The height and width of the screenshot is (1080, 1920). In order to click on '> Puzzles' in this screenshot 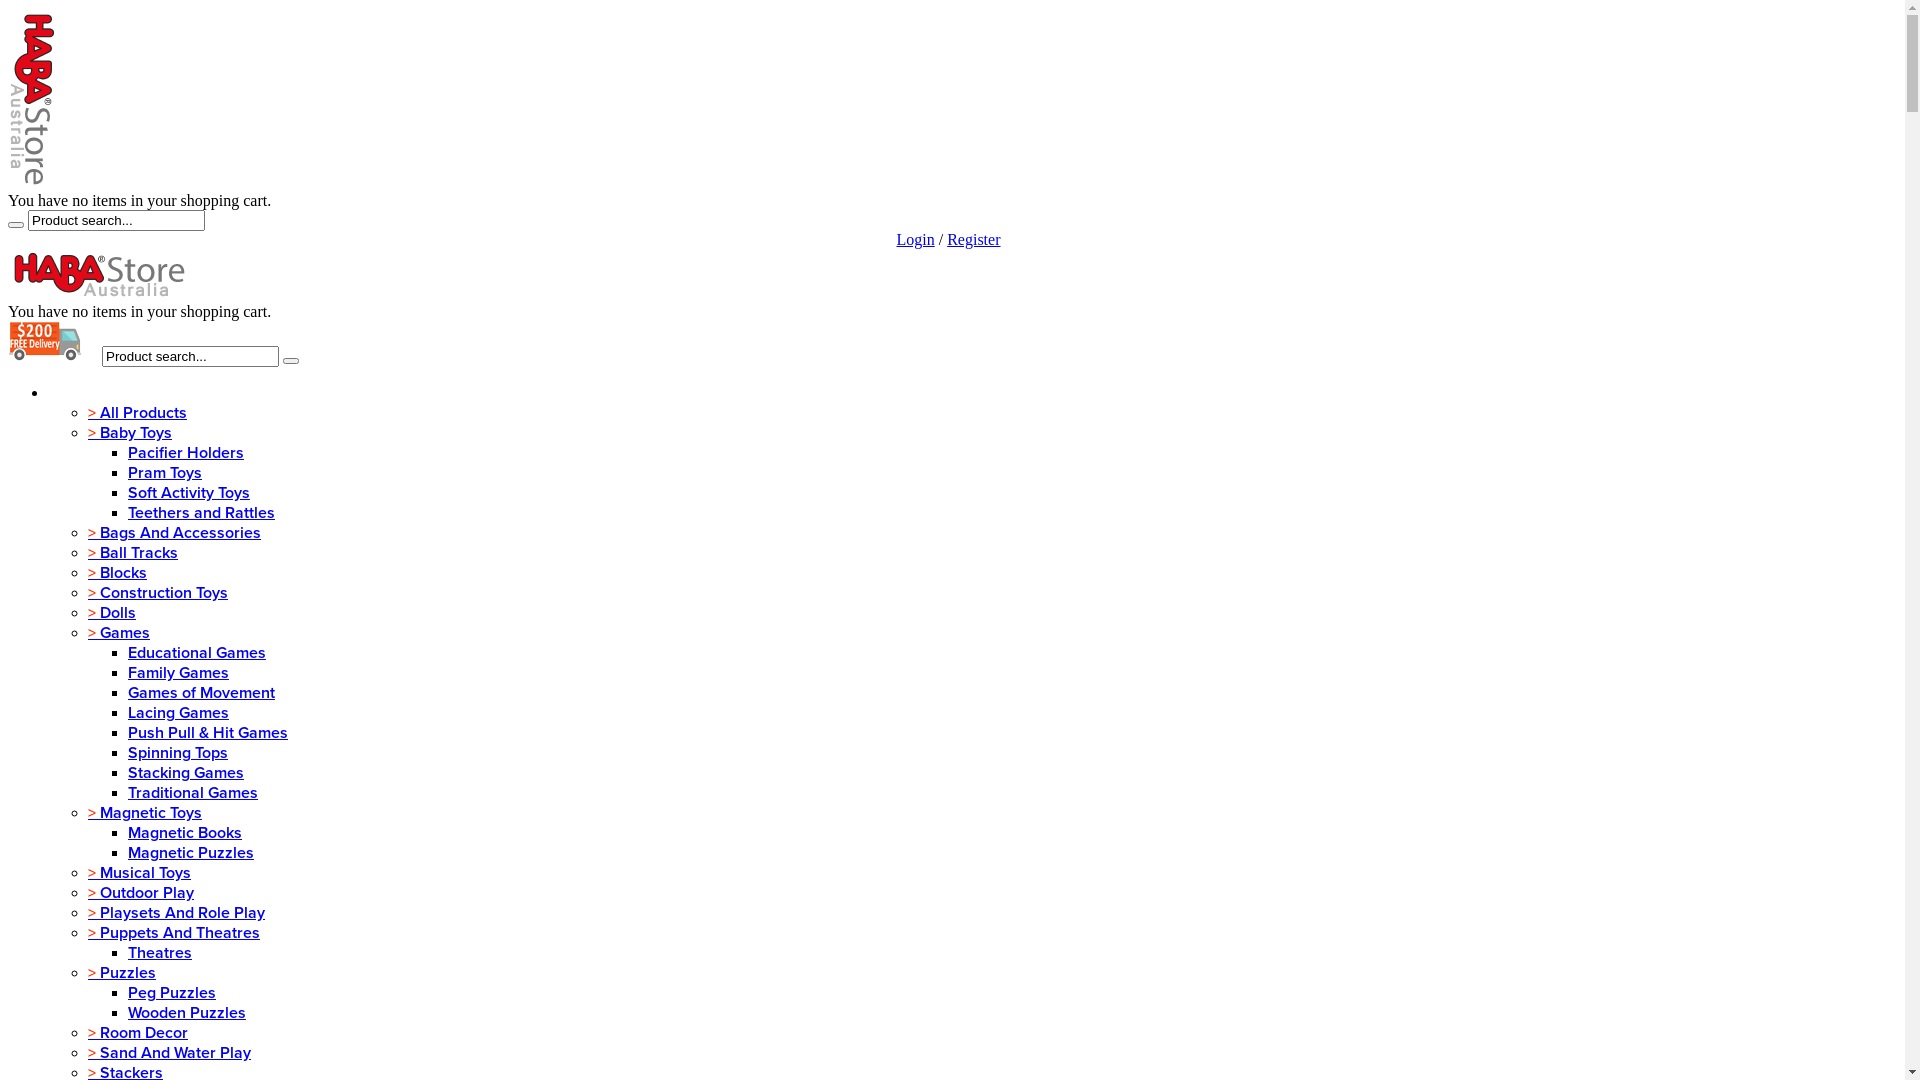, I will do `click(120, 971)`.